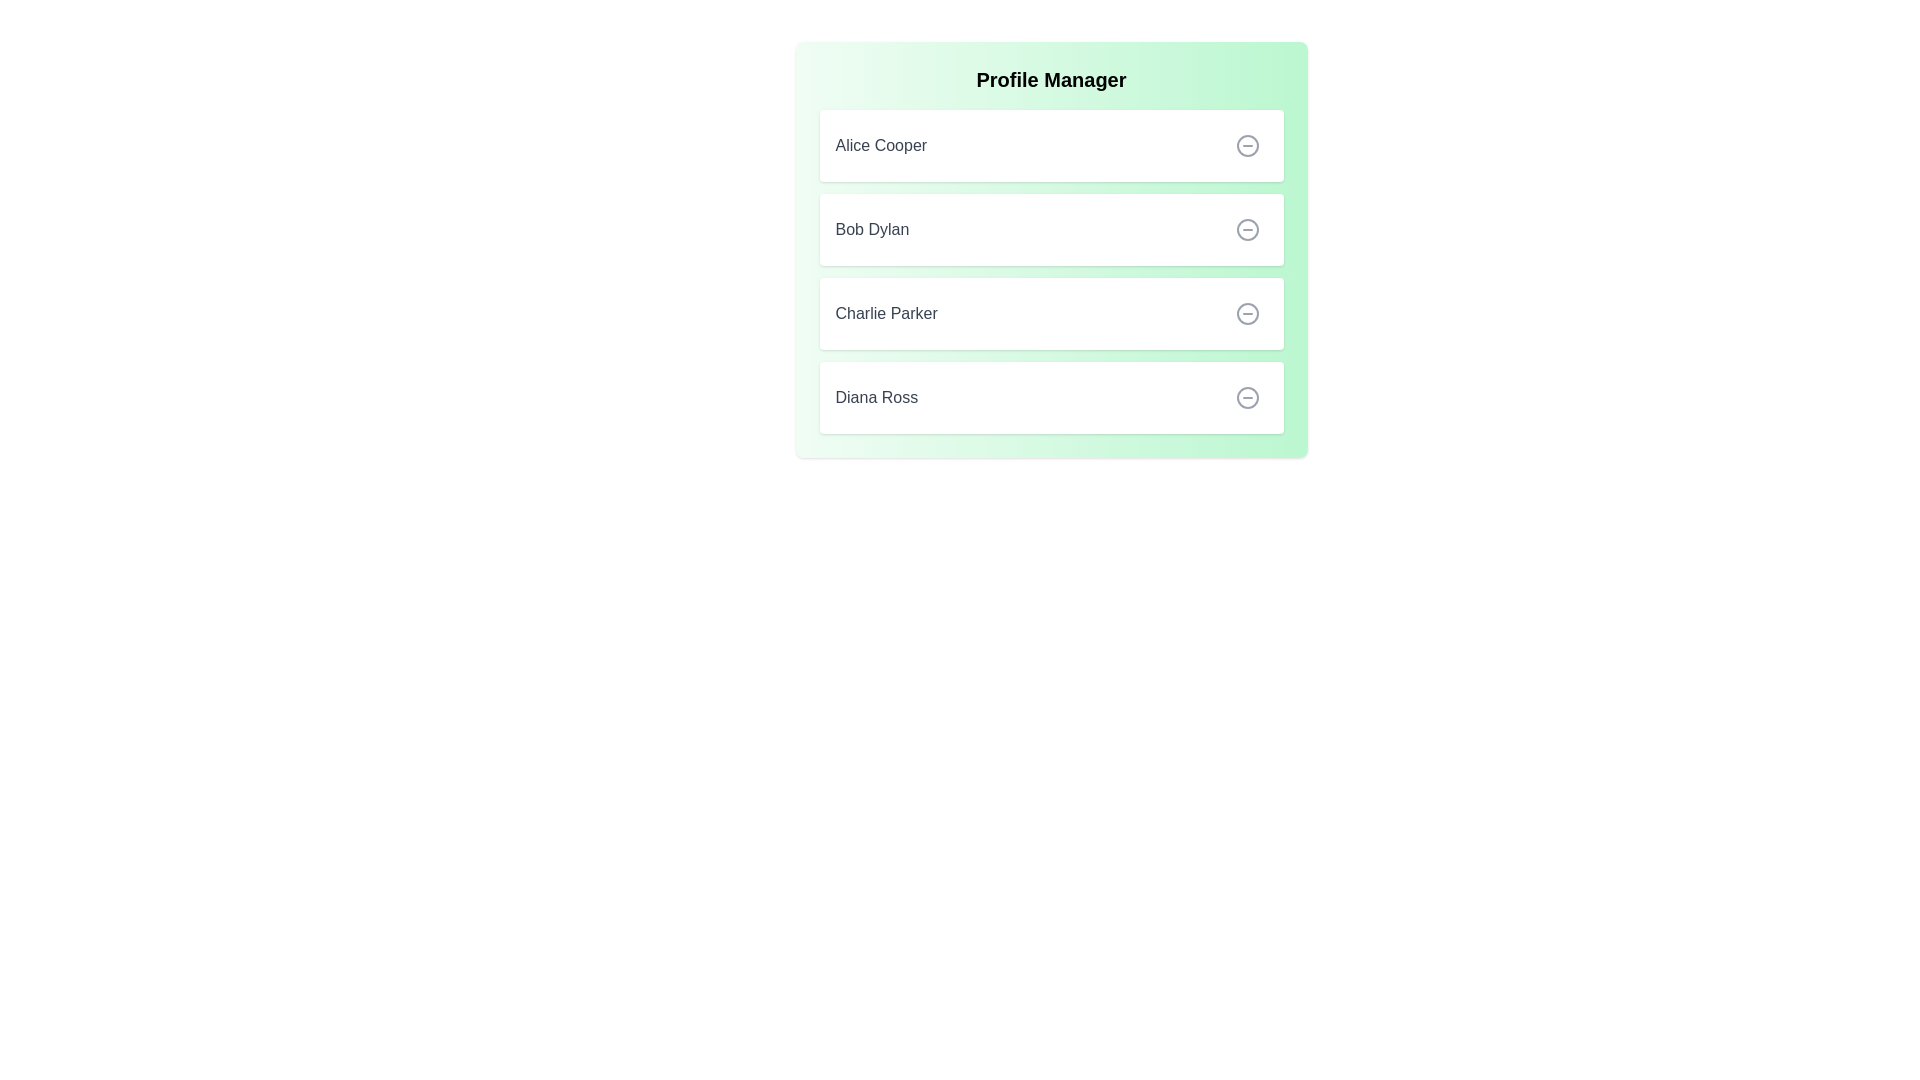  What do you see at coordinates (1246, 397) in the screenshot?
I see `toggle button for Diana Ross to toggle their active state` at bounding box center [1246, 397].